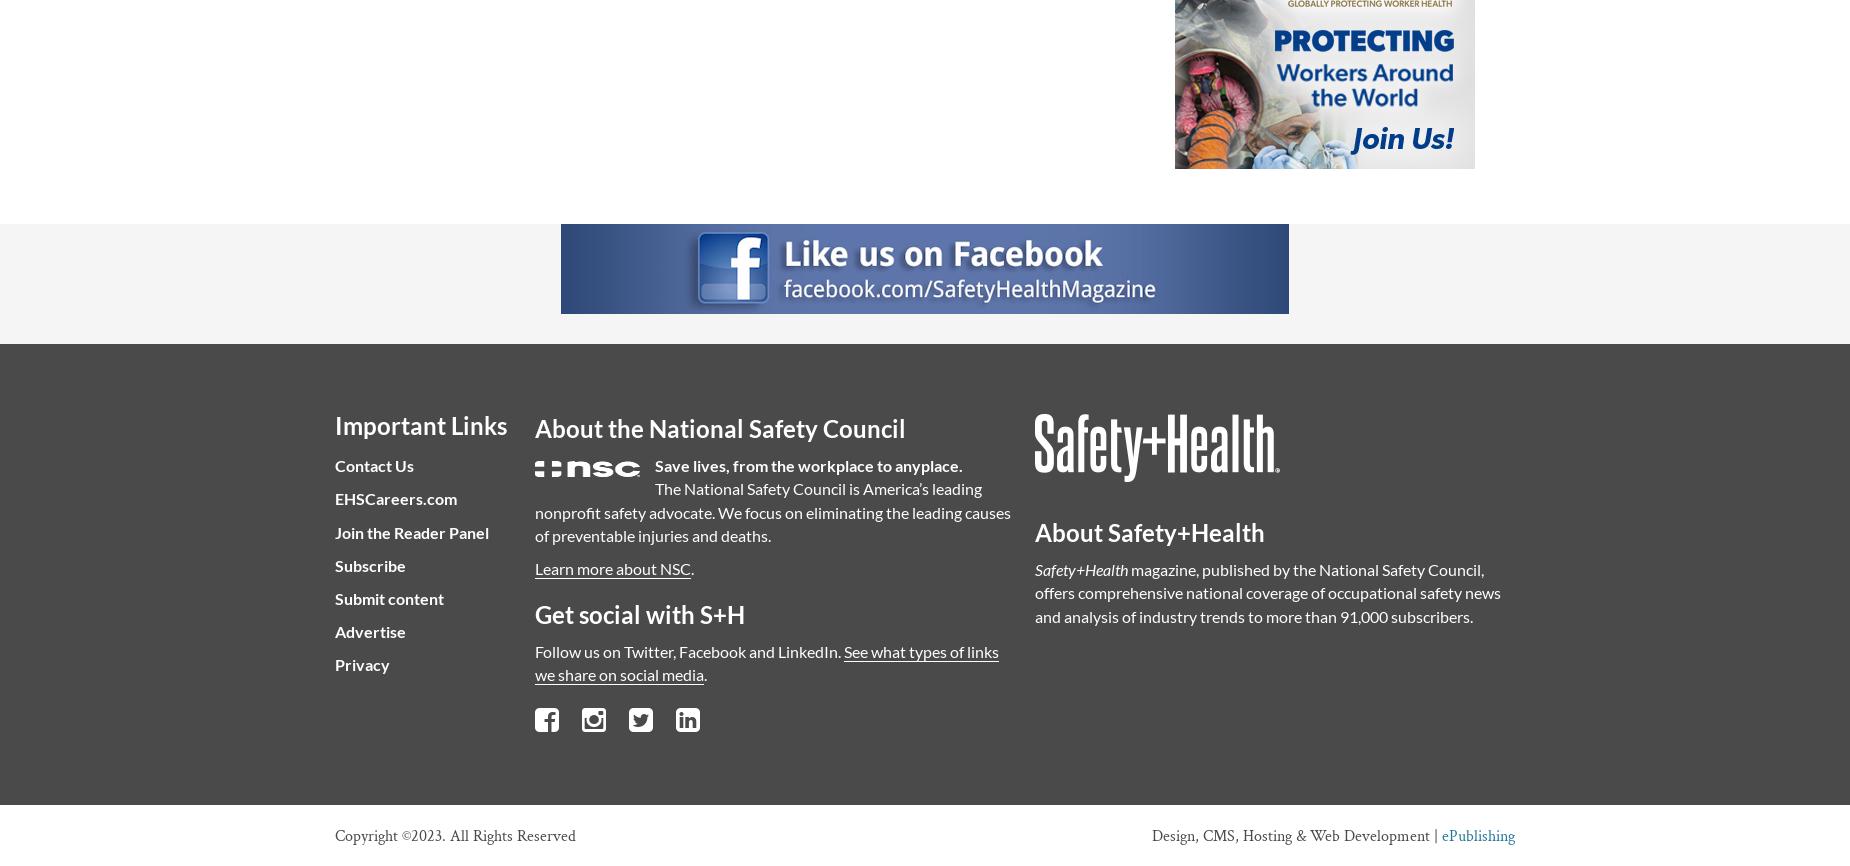  What do you see at coordinates (369, 564) in the screenshot?
I see `'Subscribe'` at bounding box center [369, 564].